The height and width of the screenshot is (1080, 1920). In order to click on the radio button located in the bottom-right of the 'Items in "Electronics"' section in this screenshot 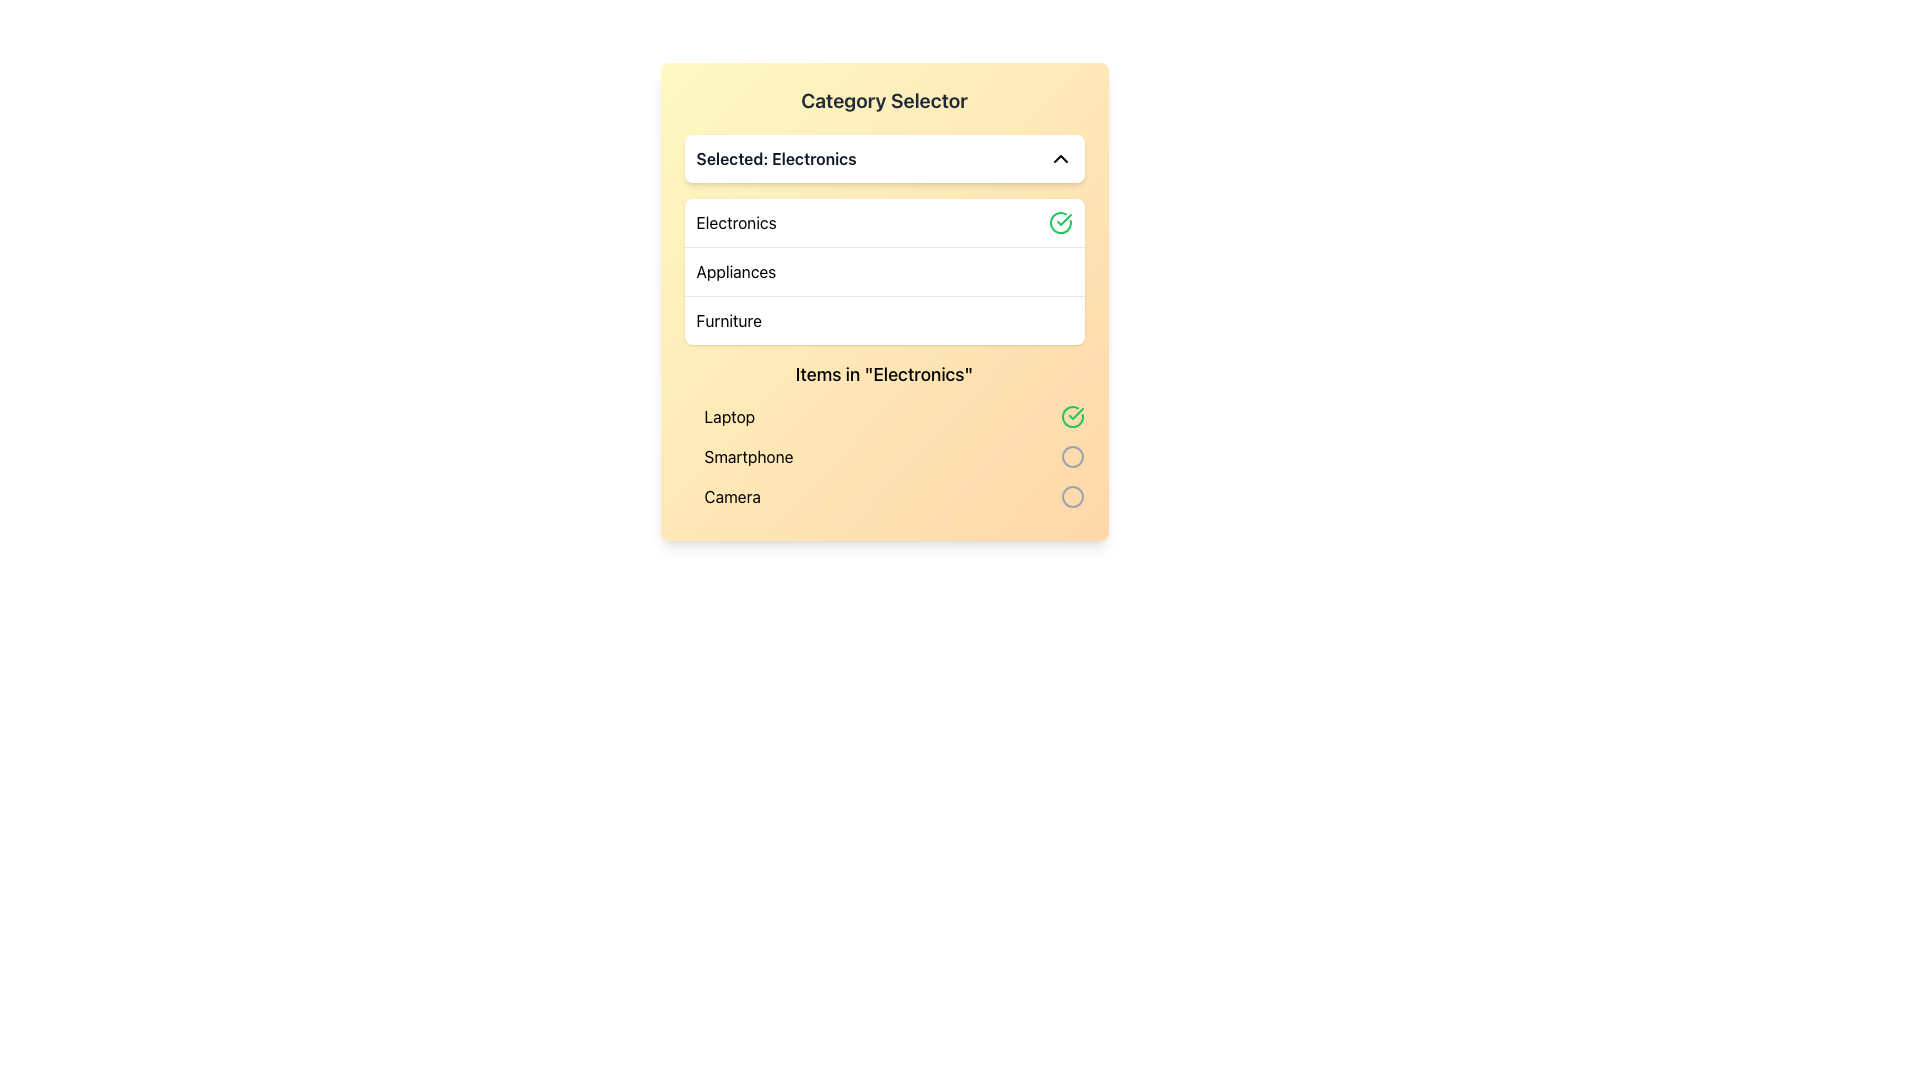, I will do `click(1071, 456)`.